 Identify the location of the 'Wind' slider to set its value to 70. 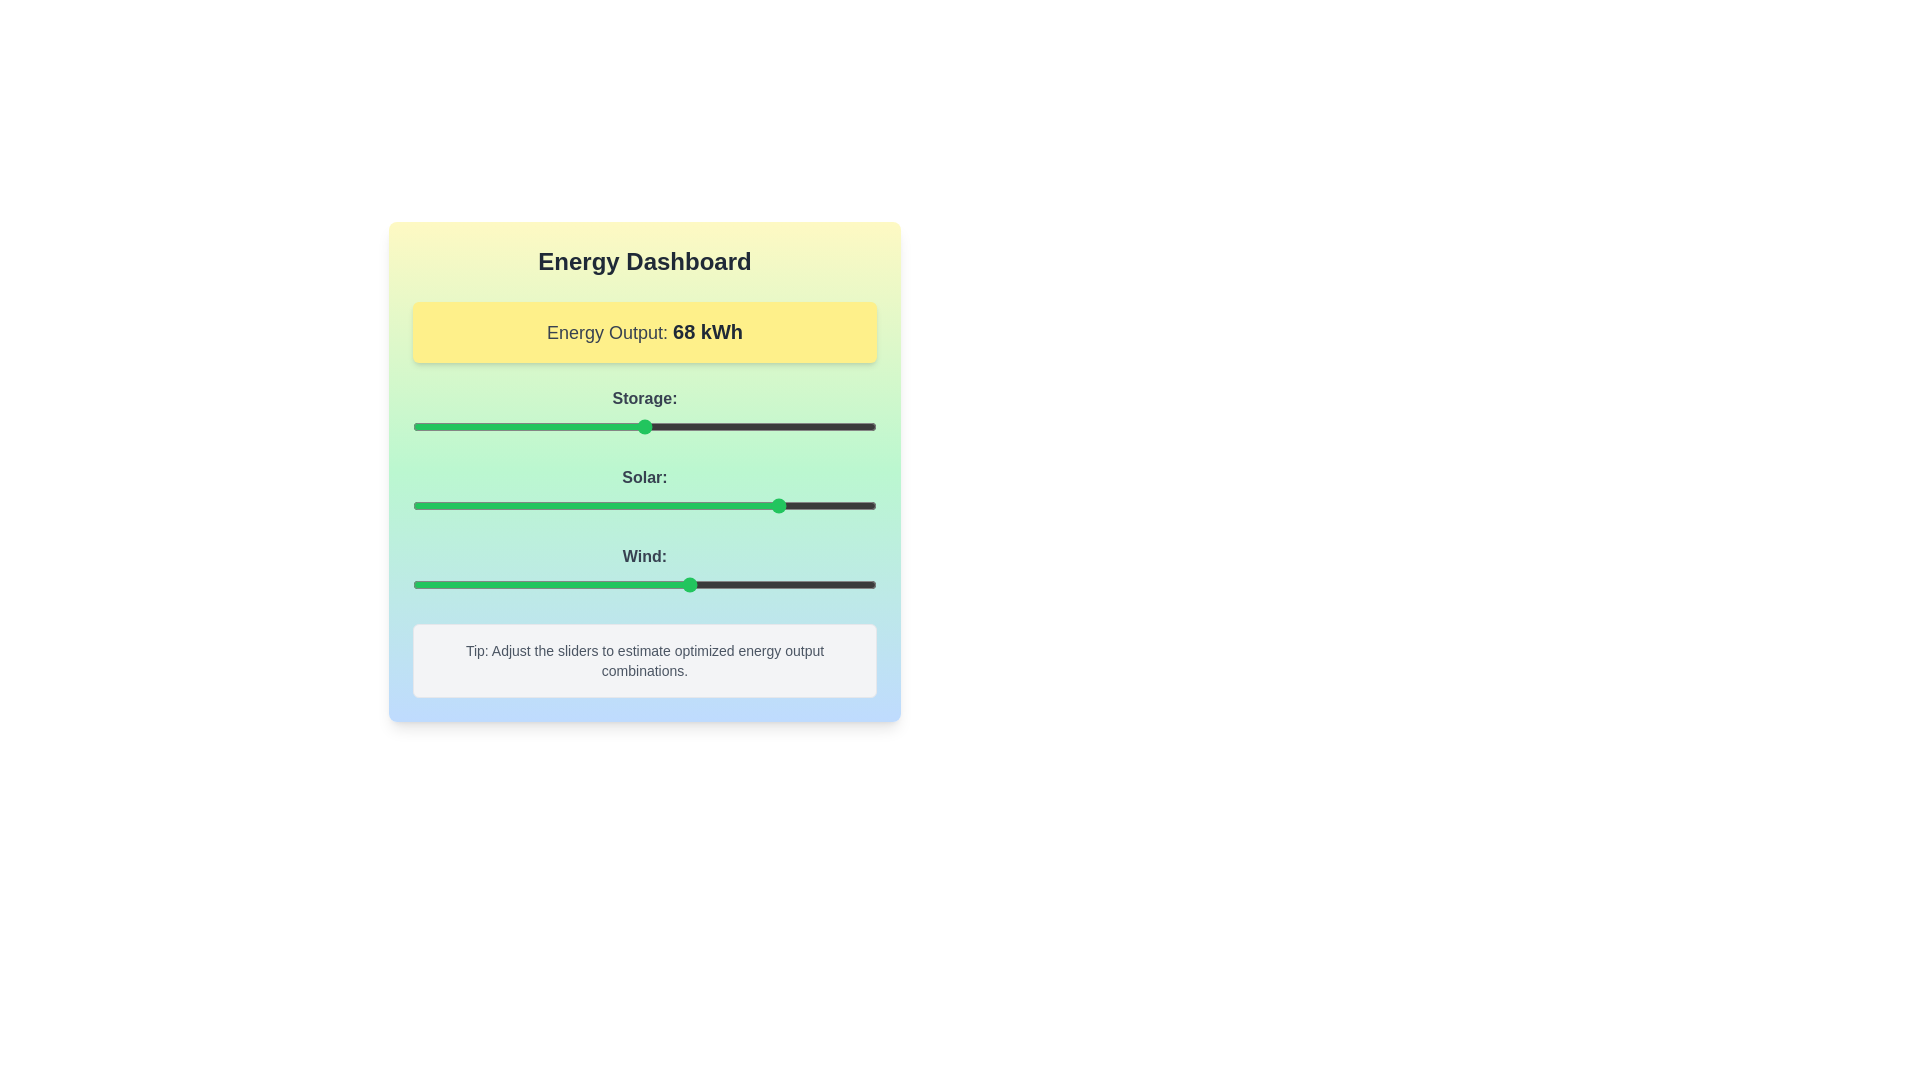
(736, 585).